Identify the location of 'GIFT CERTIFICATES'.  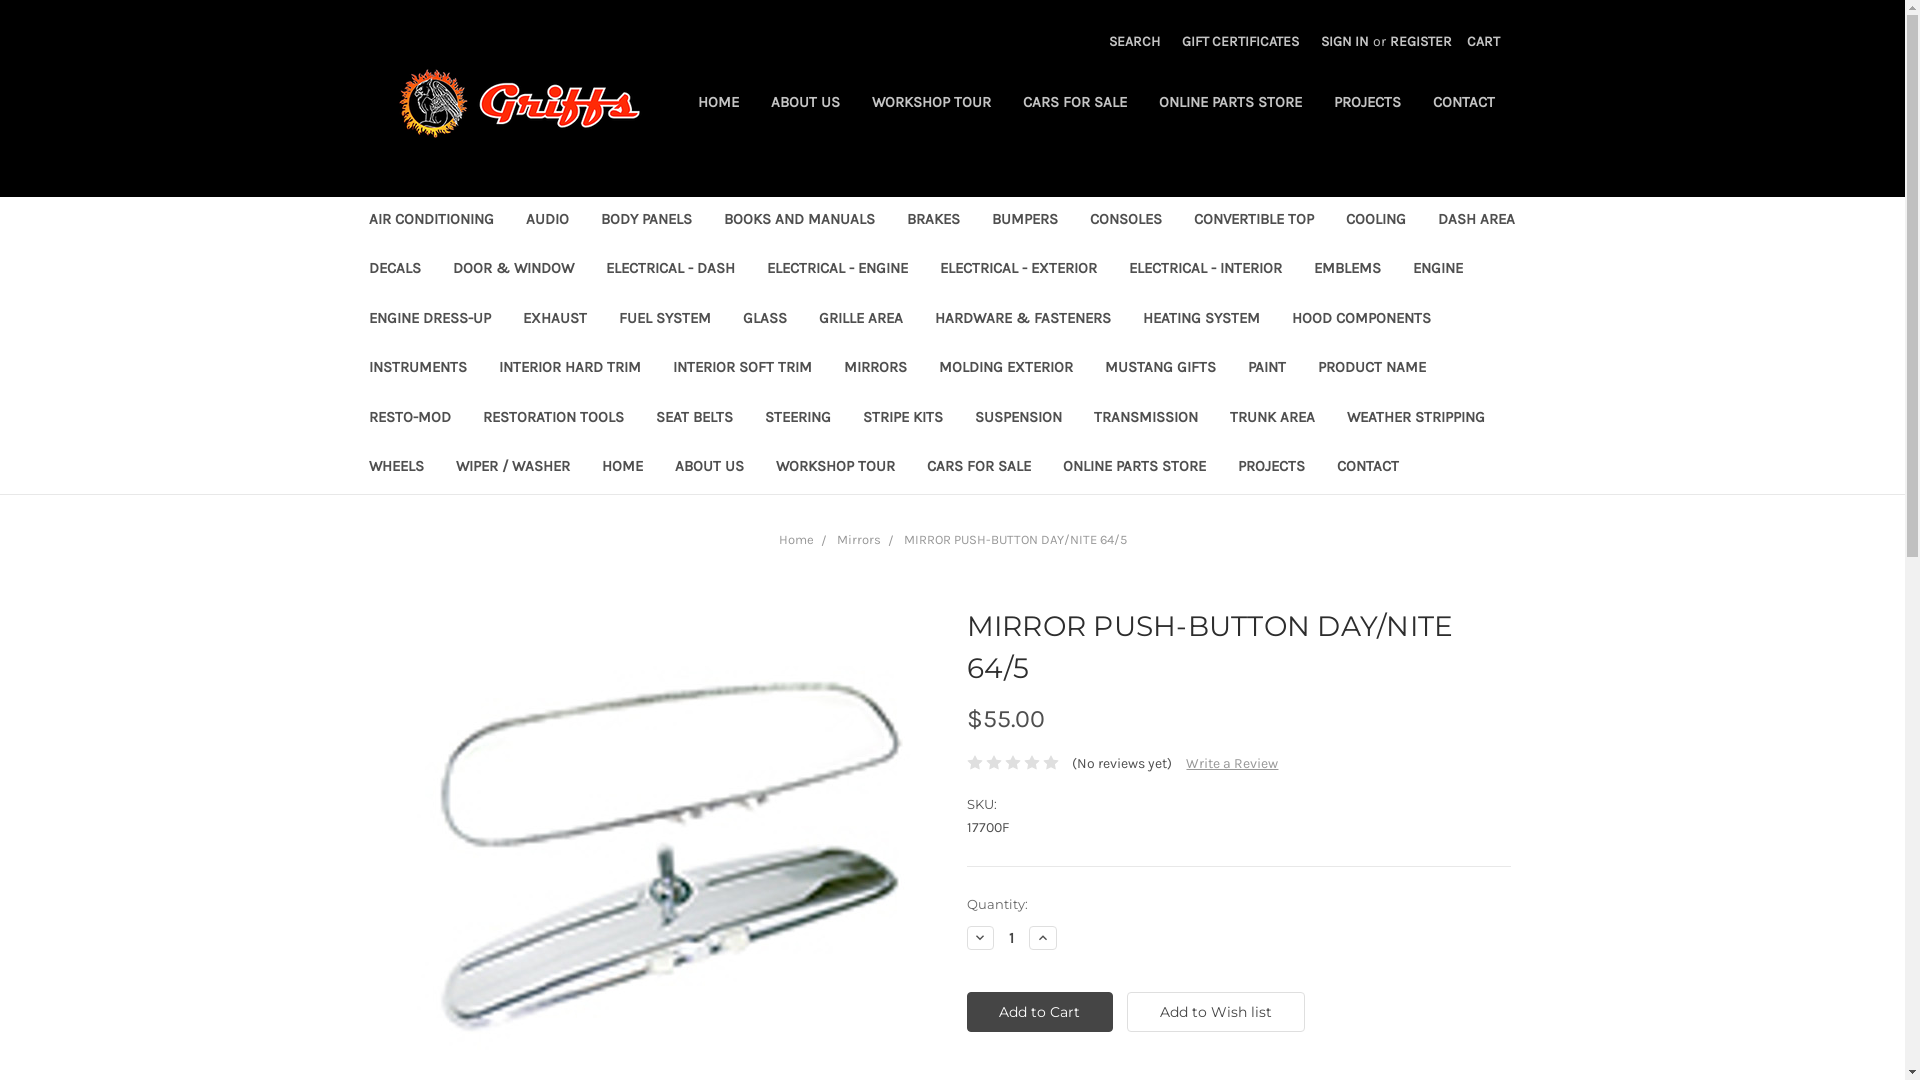
(1239, 41).